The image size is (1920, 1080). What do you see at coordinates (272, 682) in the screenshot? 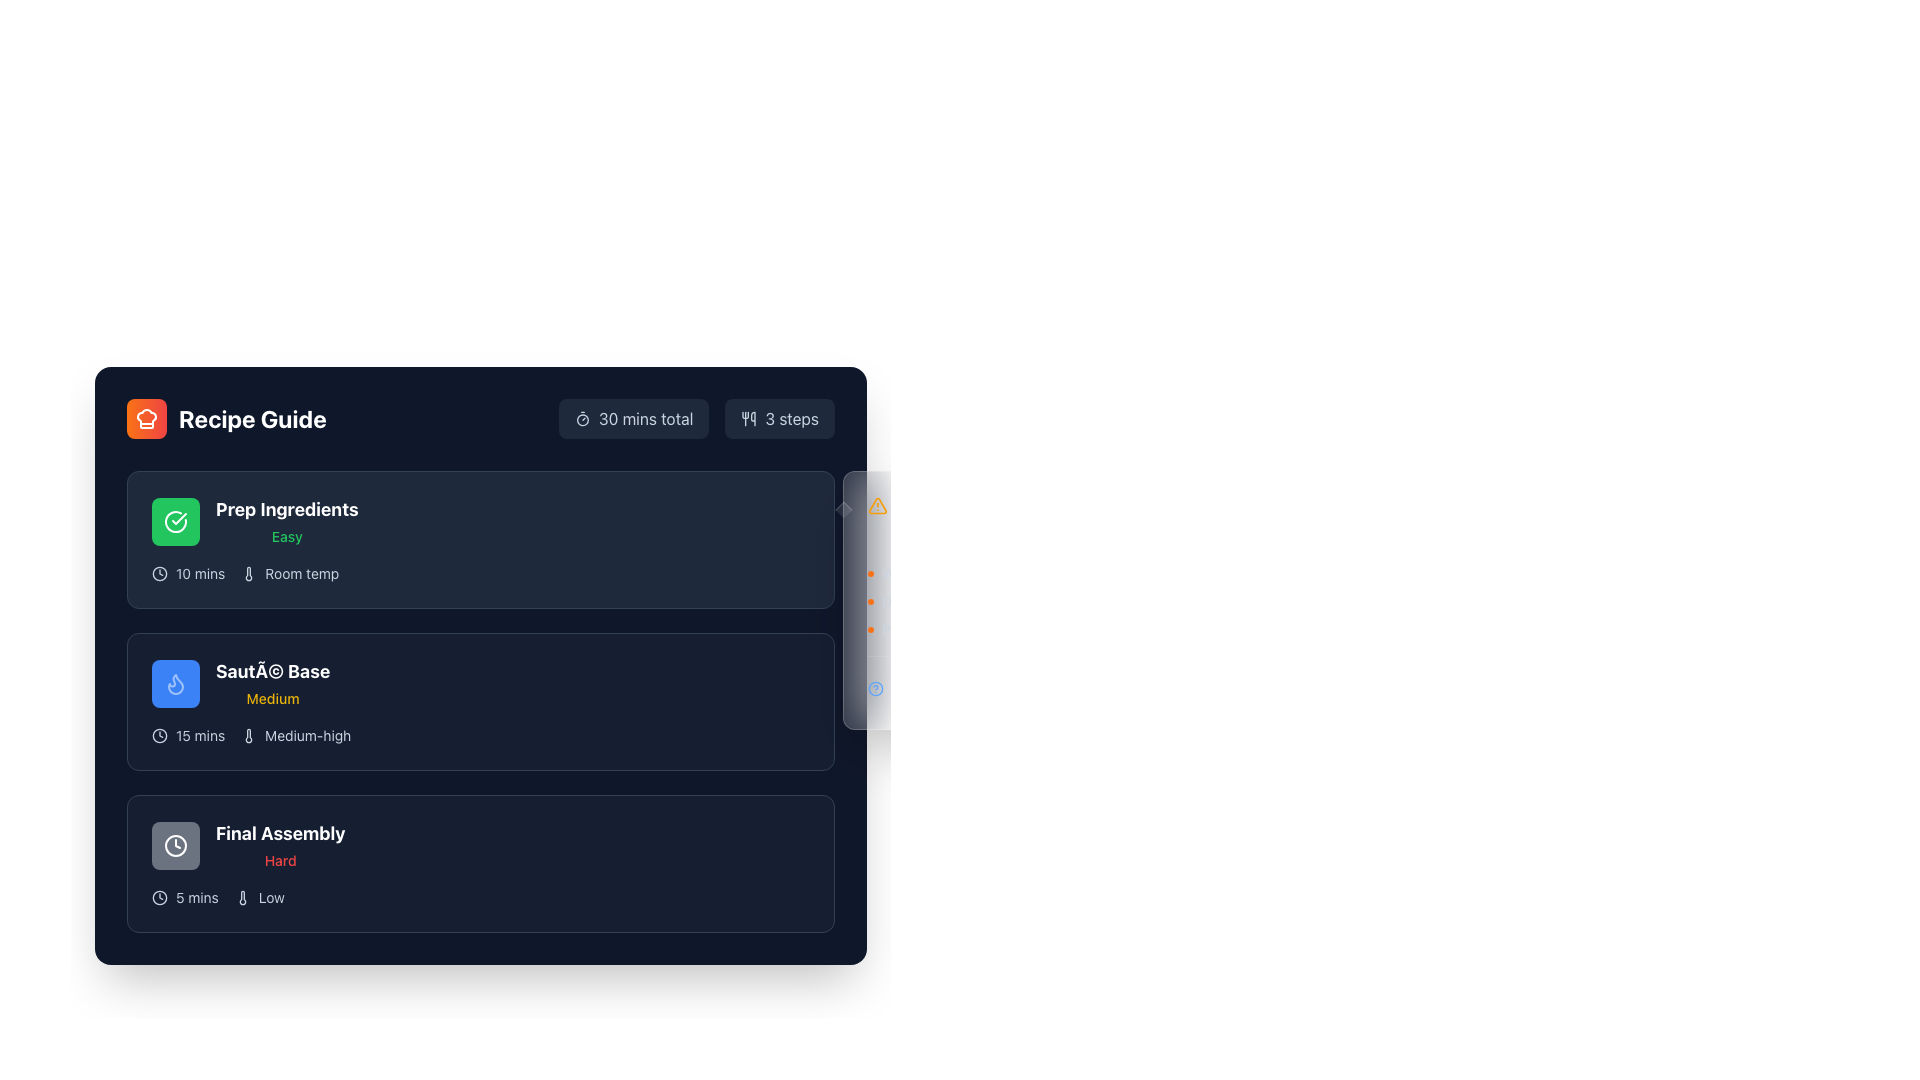
I see `the Text Display element that serves as a title and subtitle for the second card in the recipe progression interface, located centrally to the right of the flame icon` at bounding box center [272, 682].